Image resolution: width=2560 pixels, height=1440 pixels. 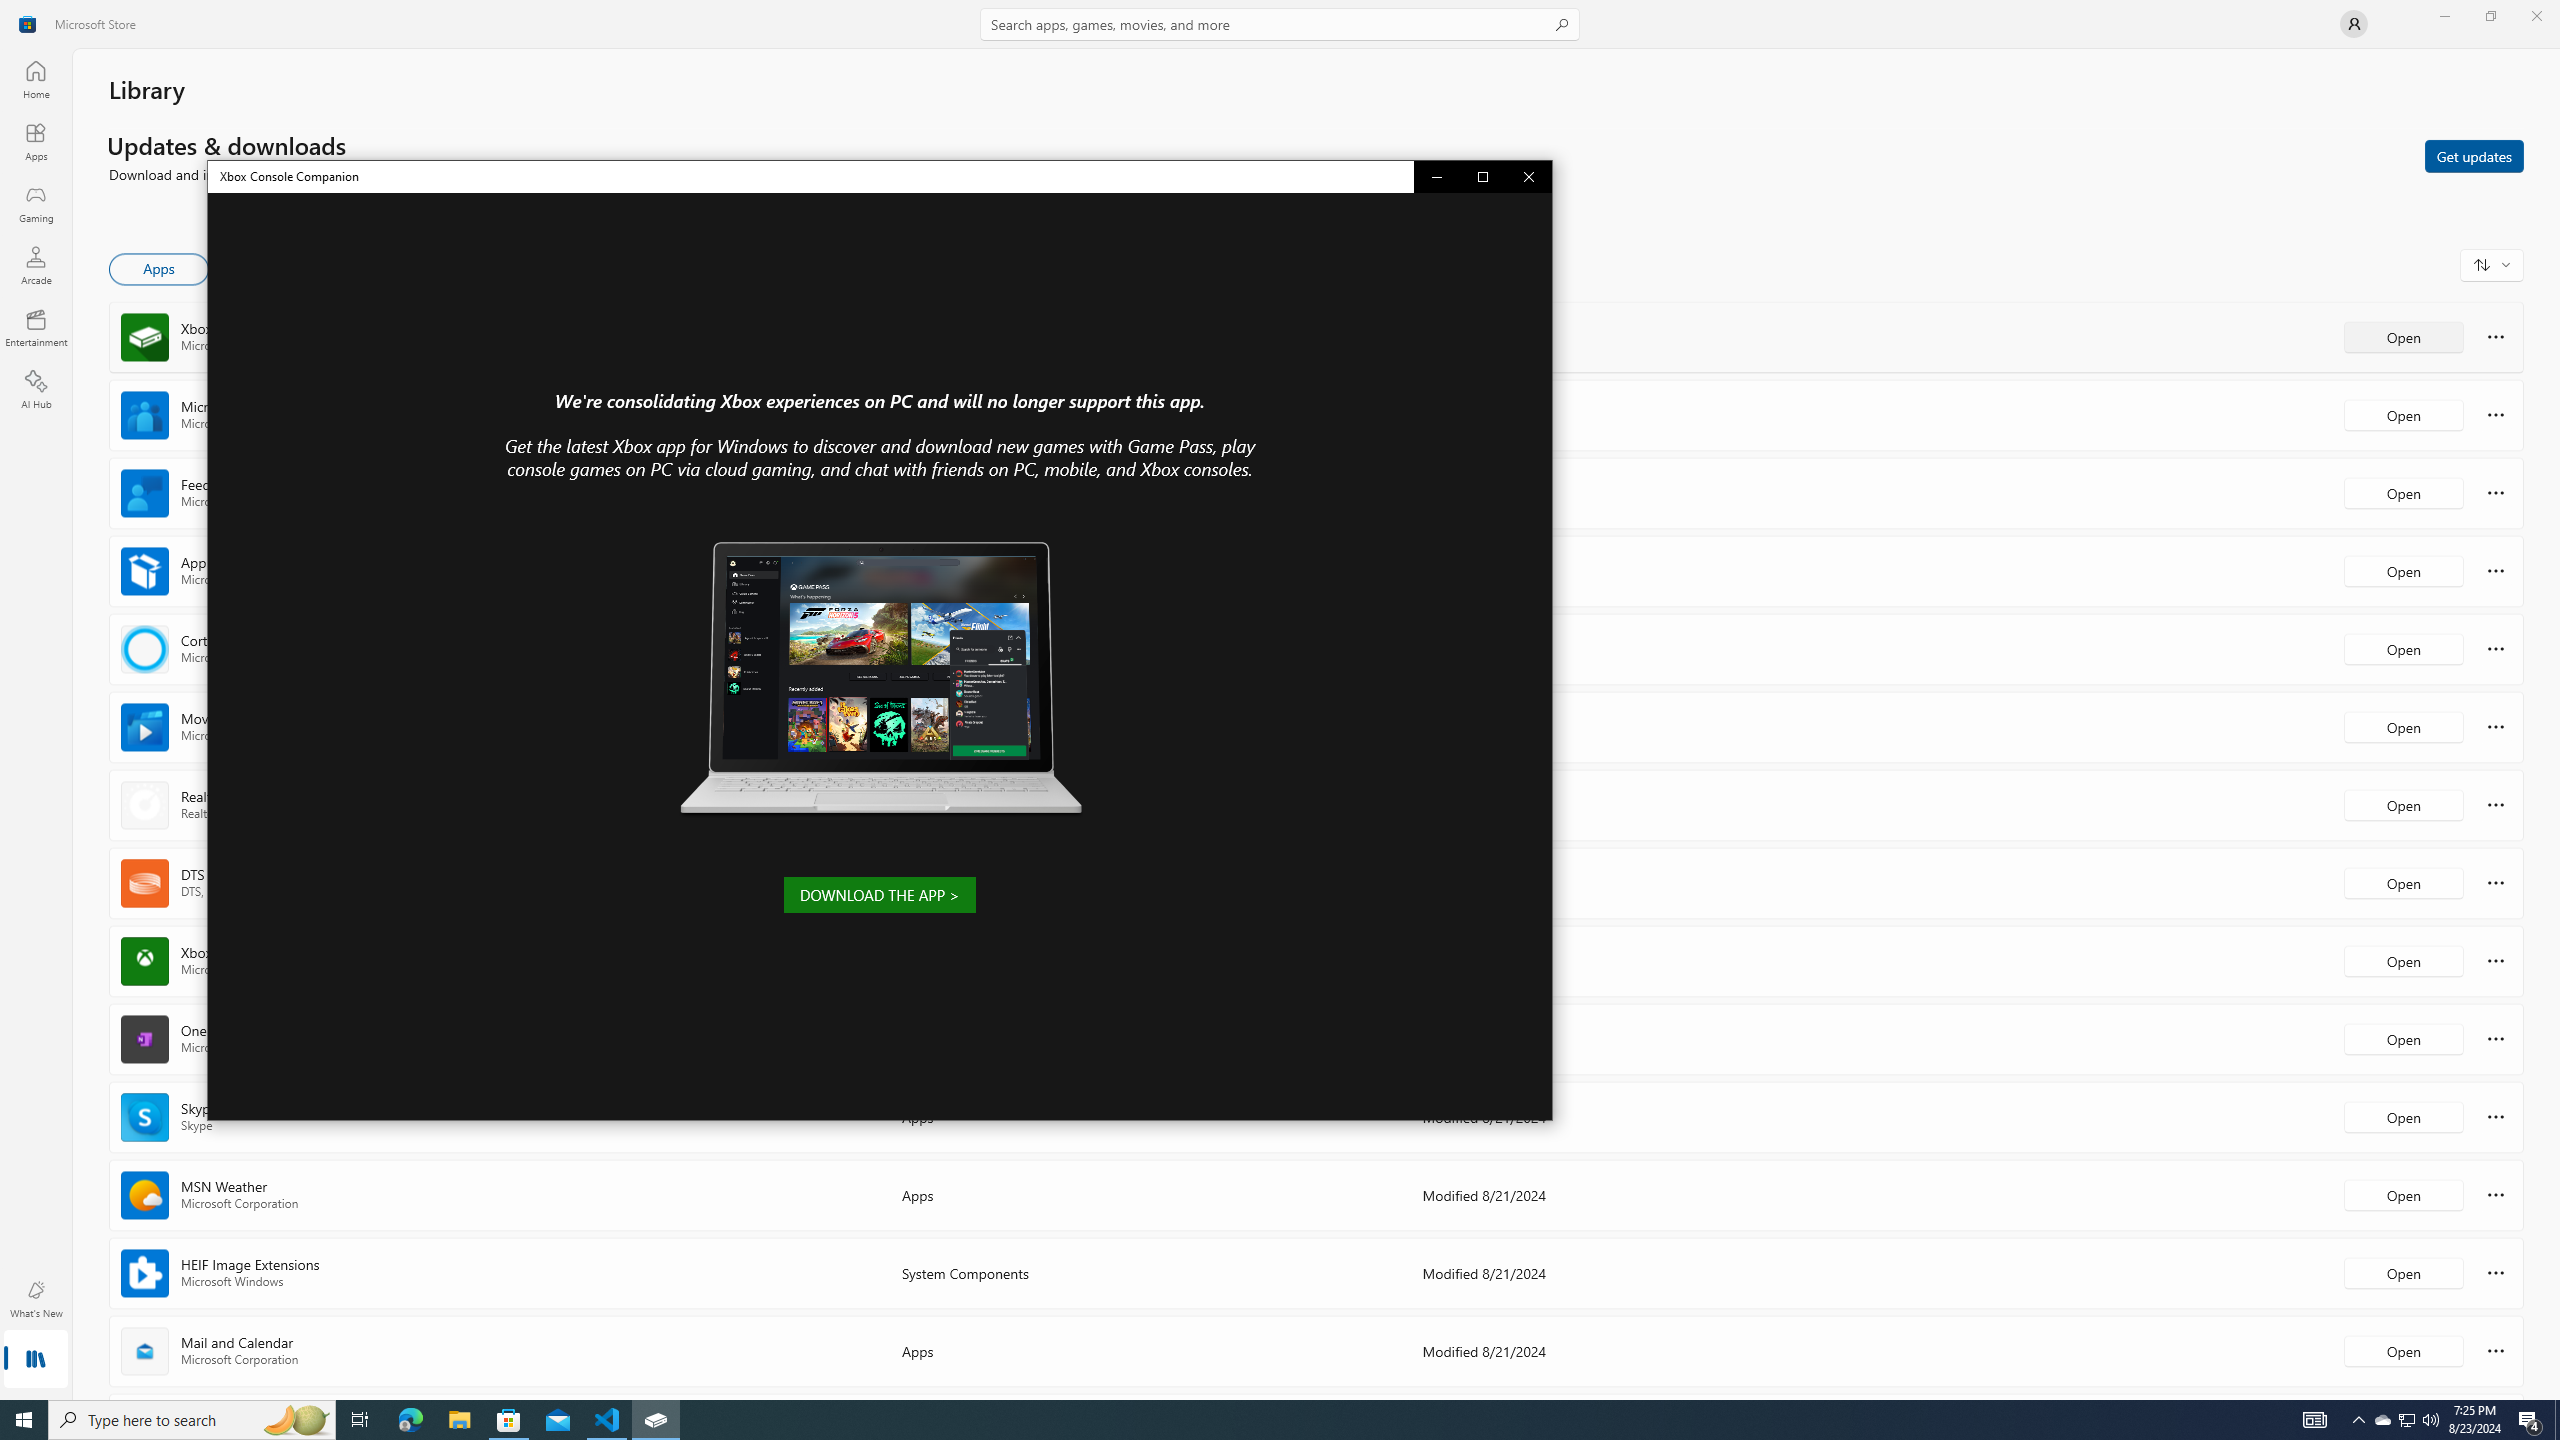 I want to click on 'File Explorer', so click(x=458, y=1418).